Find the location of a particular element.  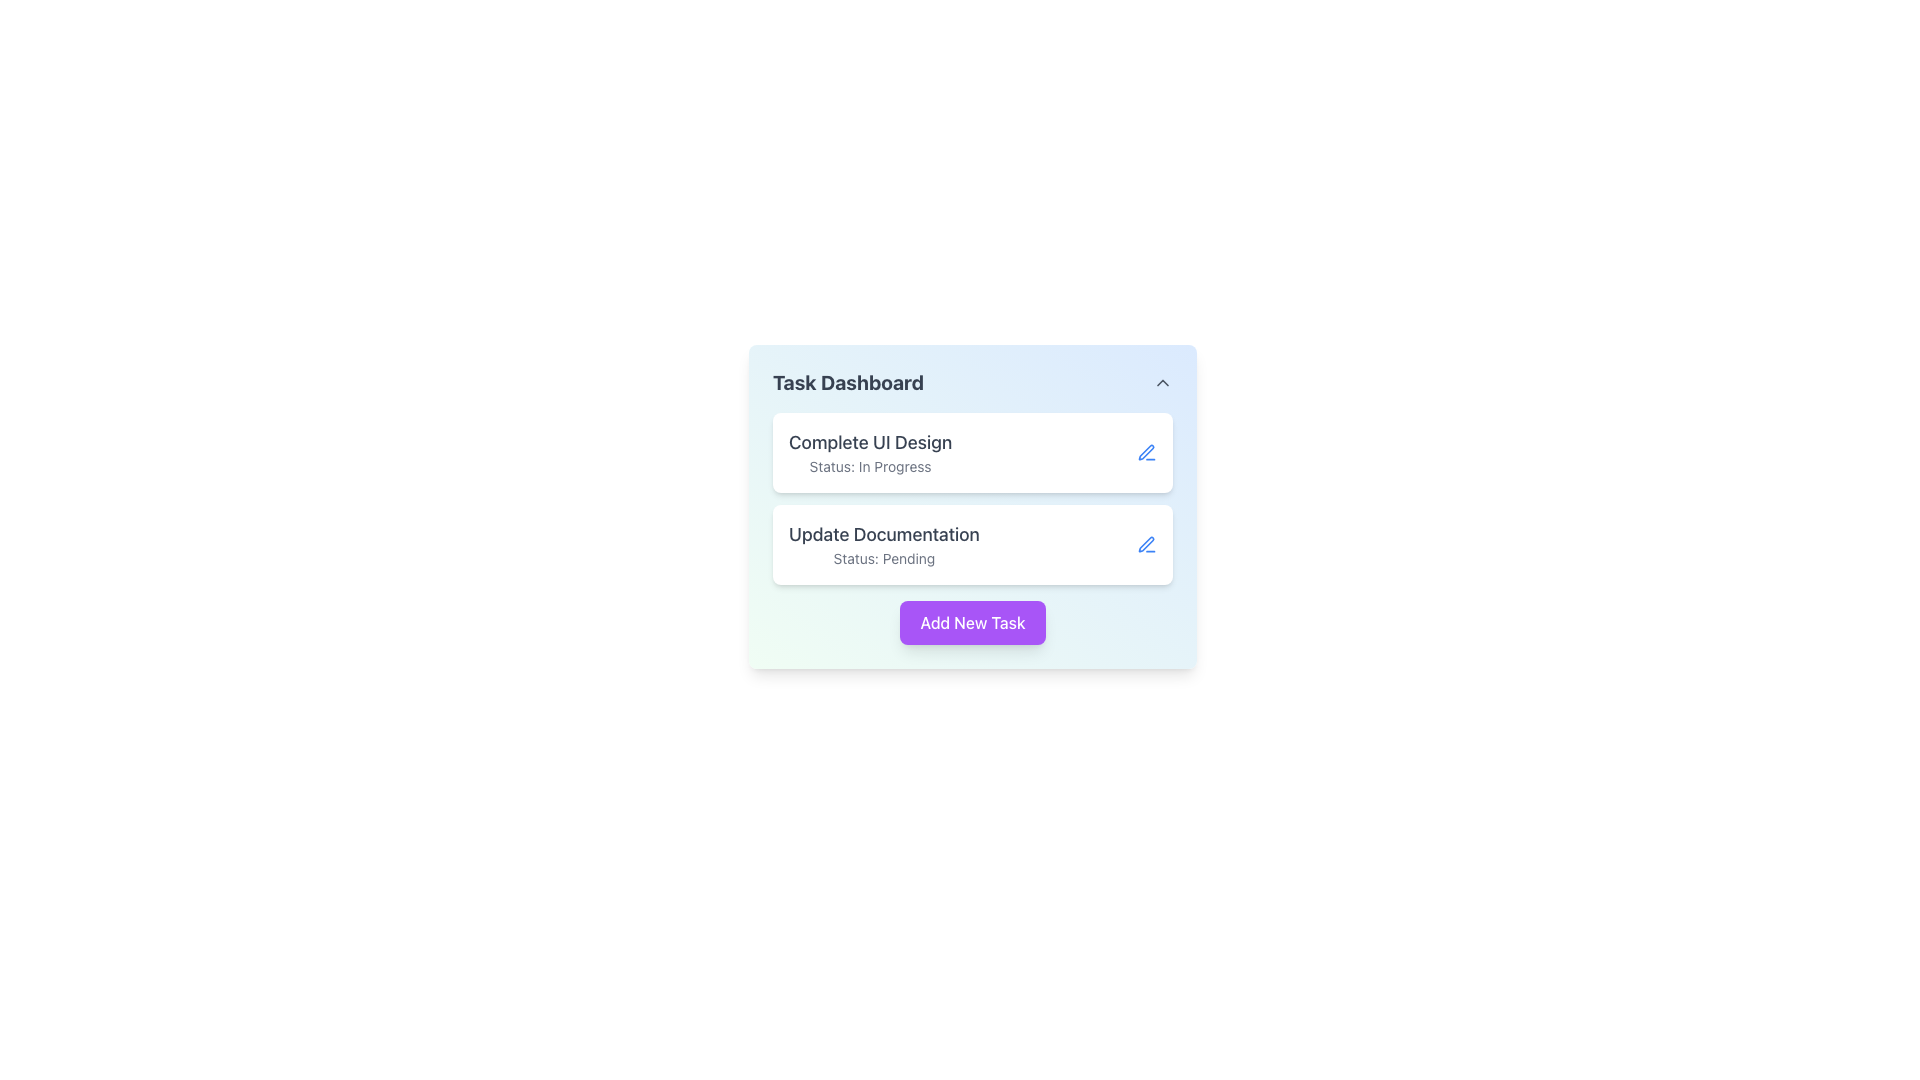

the text label displaying 'Task Dashboard', which is a bold, large gray font indicating its importance as a header for the section is located at coordinates (848, 382).